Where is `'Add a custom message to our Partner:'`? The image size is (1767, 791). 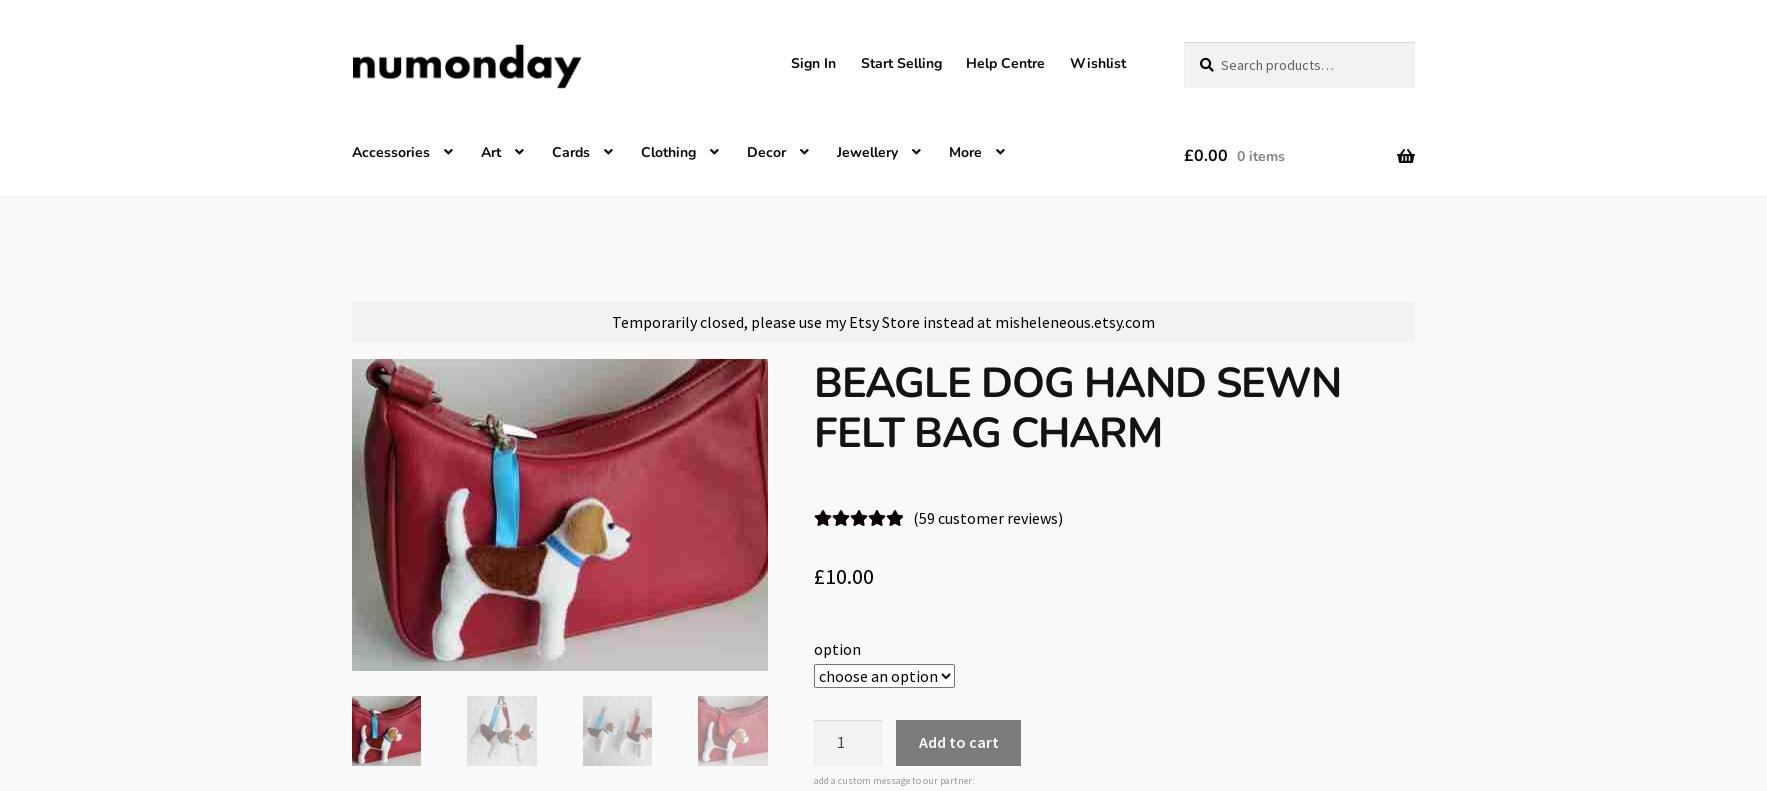 'Add a custom message to our Partner:' is located at coordinates (893, 779).